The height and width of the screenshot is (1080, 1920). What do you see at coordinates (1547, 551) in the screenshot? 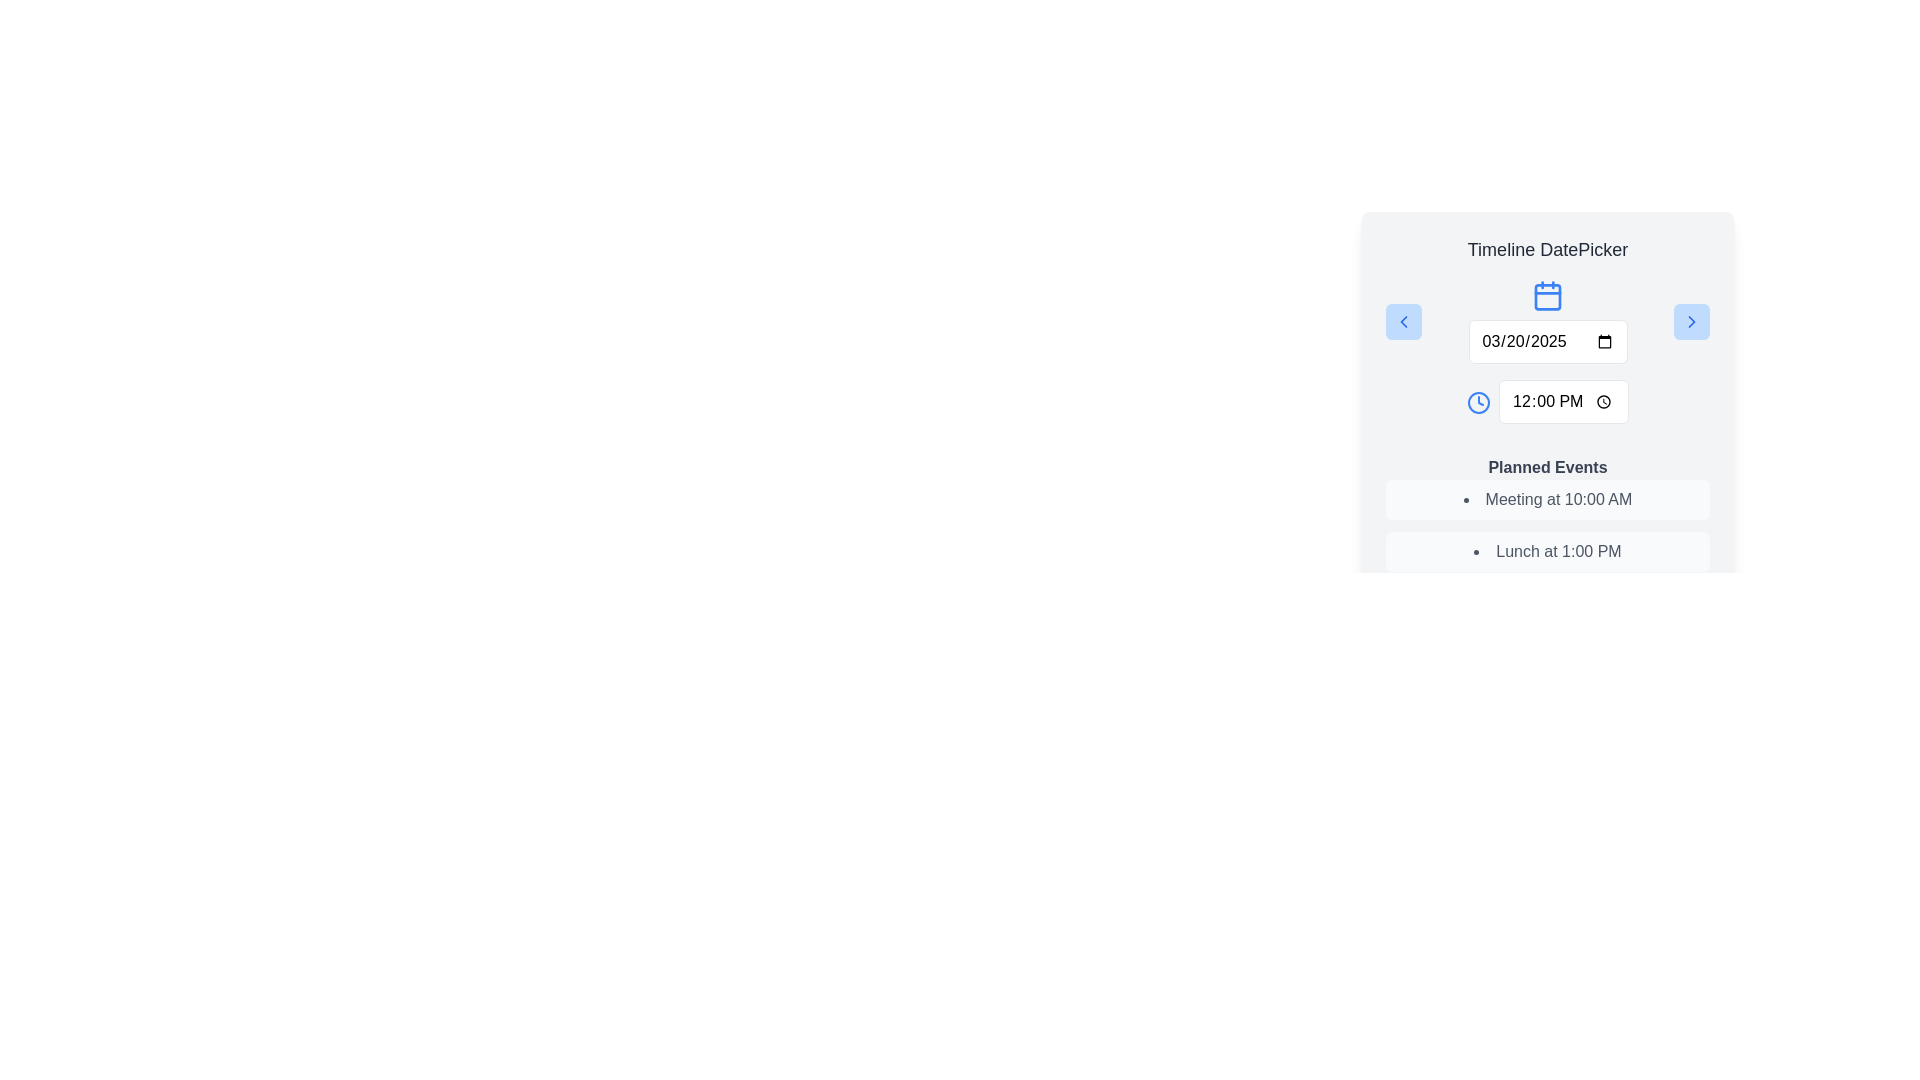
I see `text of the second item labeled 'Lunch at 1:00 PM.' in the 'Planned Events' list under the date and time selector` at bounding box center [1547, 551].